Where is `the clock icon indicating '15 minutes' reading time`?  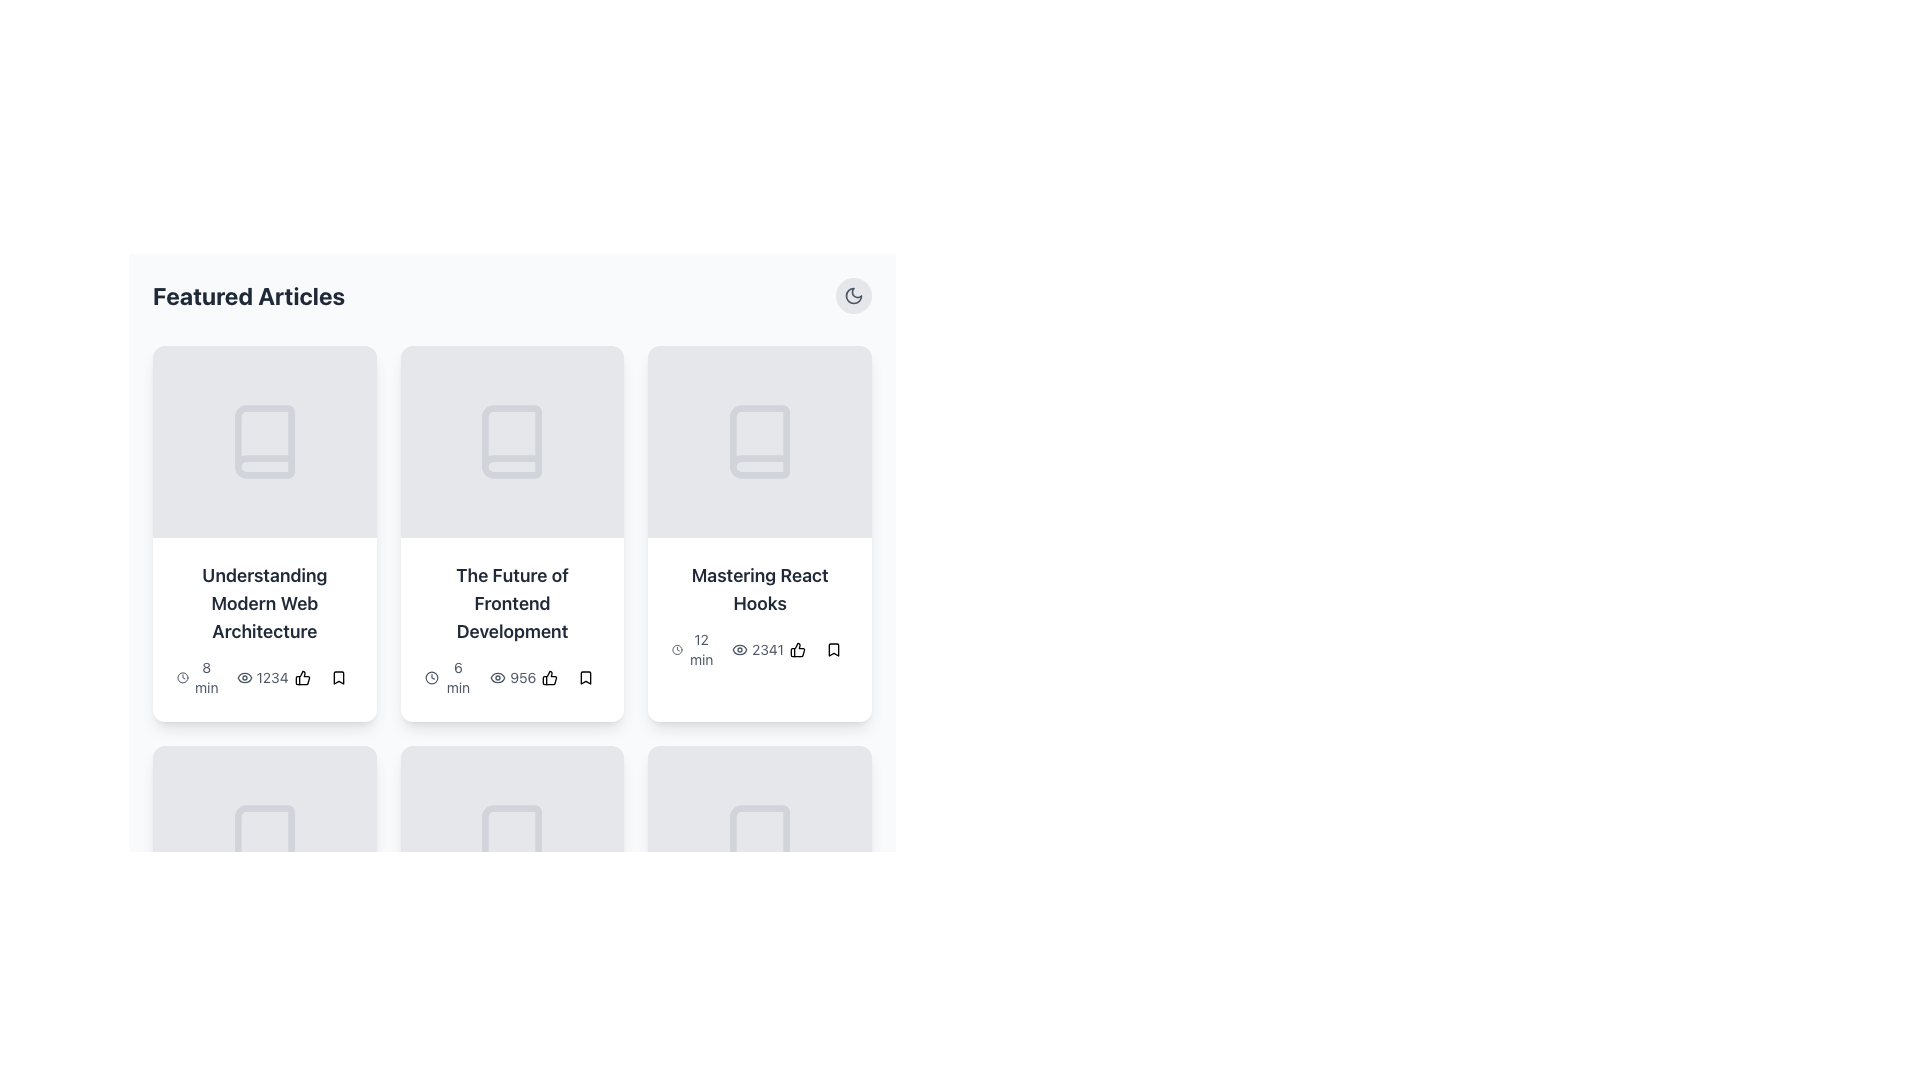
the clock icon indicating '15 minutes' reading time is located at coordinates (429, 1048).